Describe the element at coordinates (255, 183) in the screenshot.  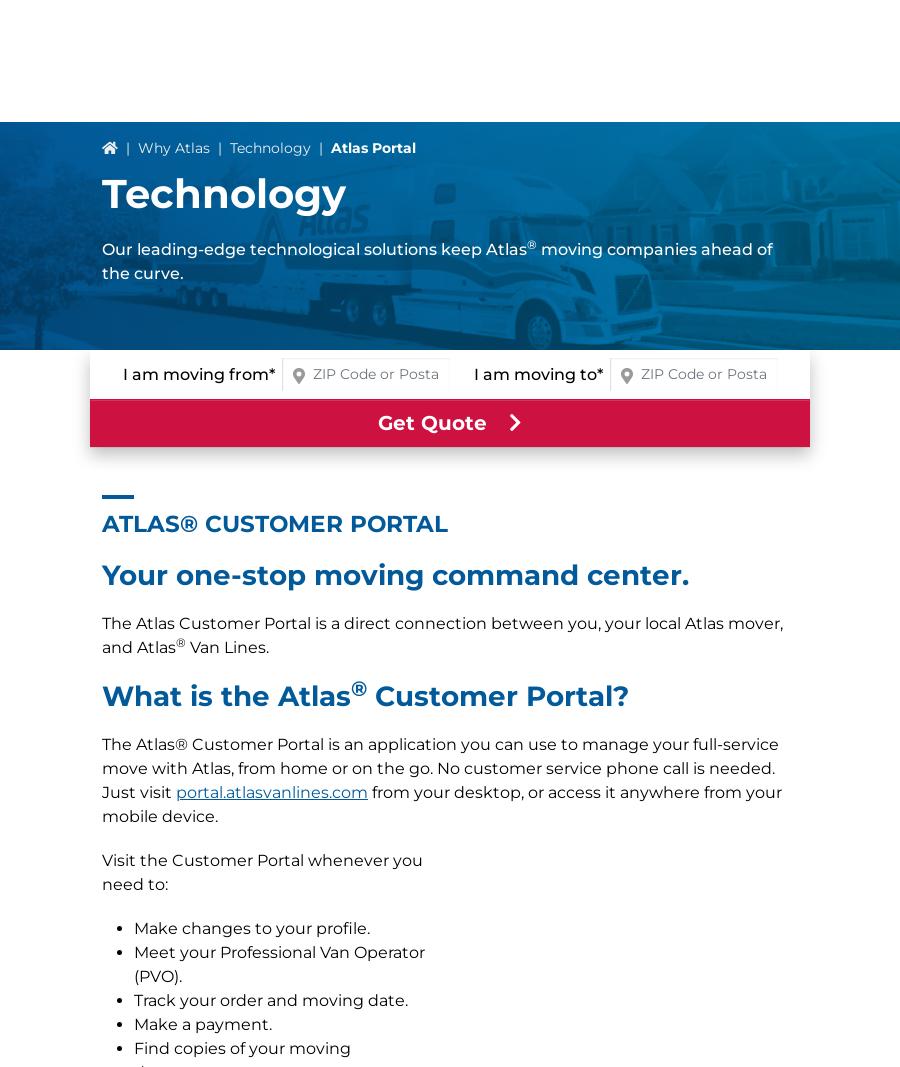
I see `'Performance: Self-haul Results'` at that location.